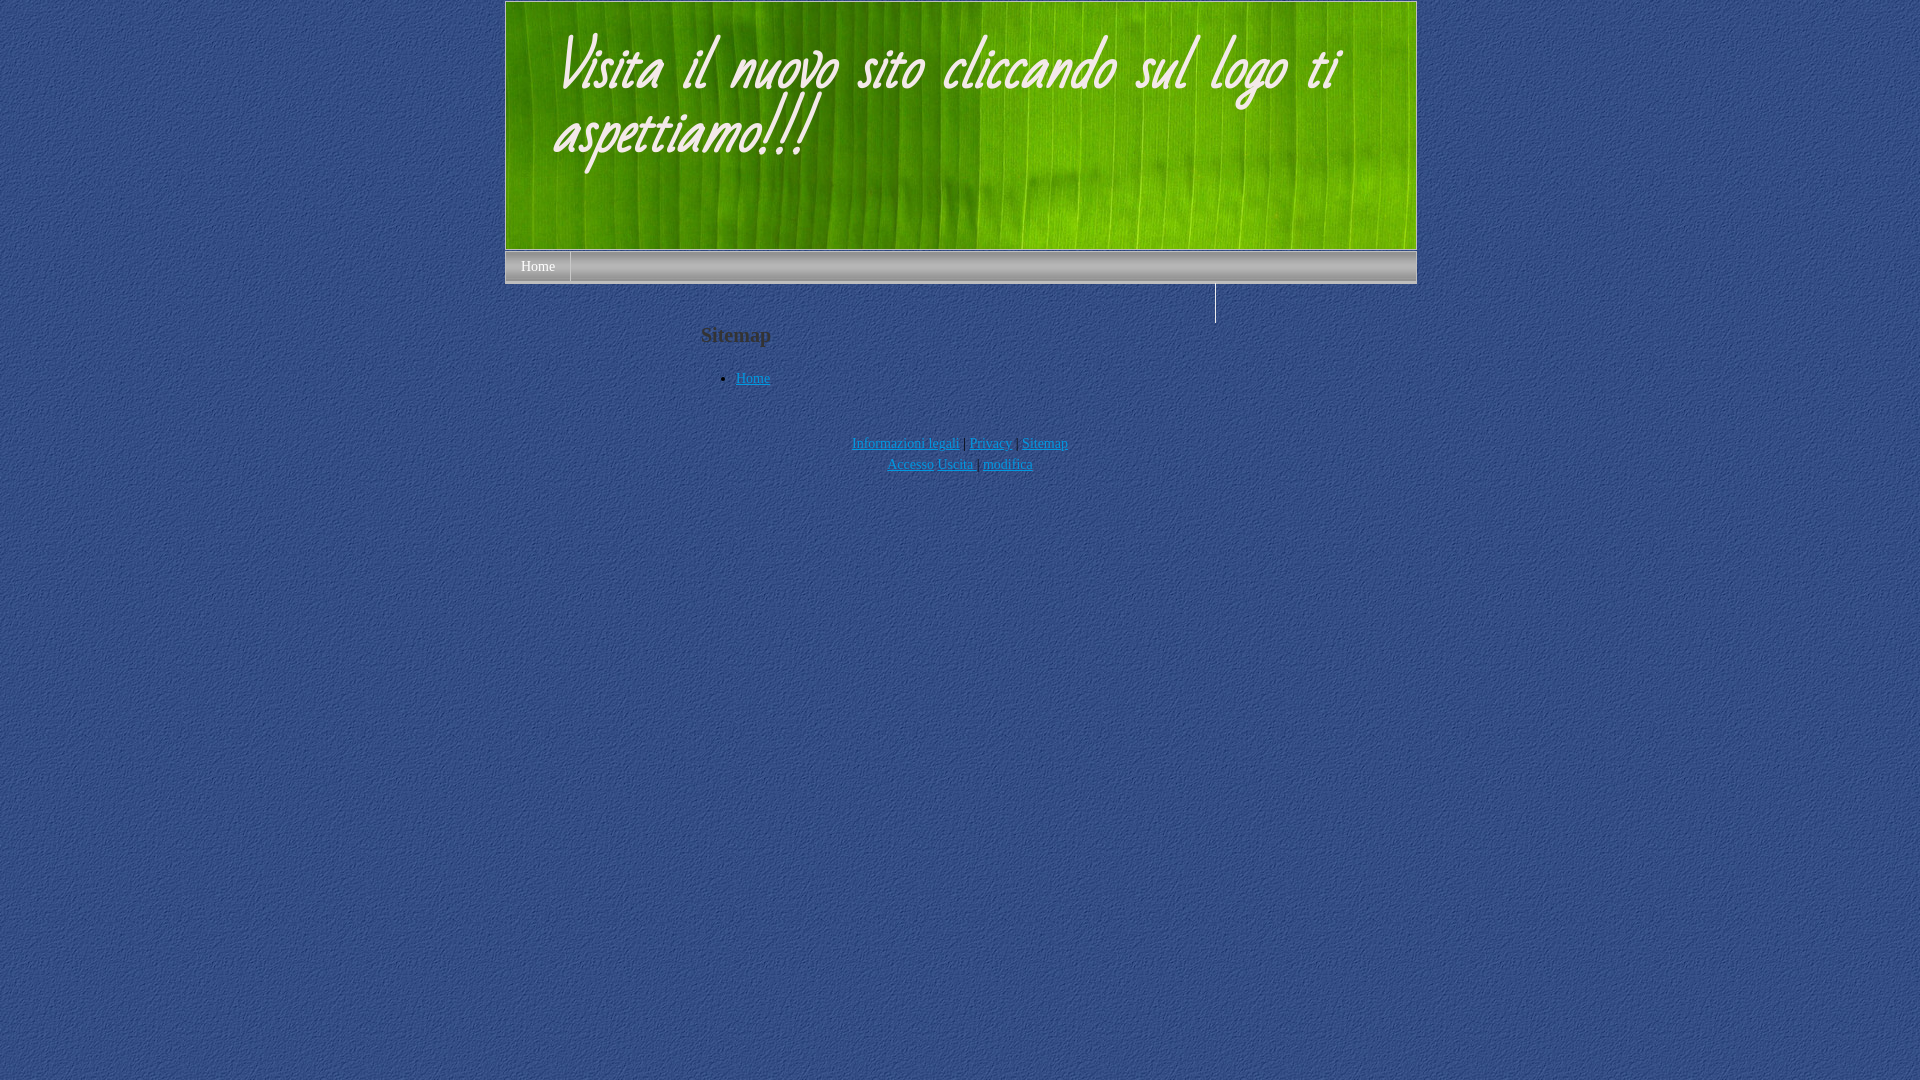 This screenshot has width=1920, height=1080. Describe the element at coordinates (960, 243) in the screenshot. I see `'Visita il nuovo sito cliccando sul logo ti aspettiamo!!!'` at that location.